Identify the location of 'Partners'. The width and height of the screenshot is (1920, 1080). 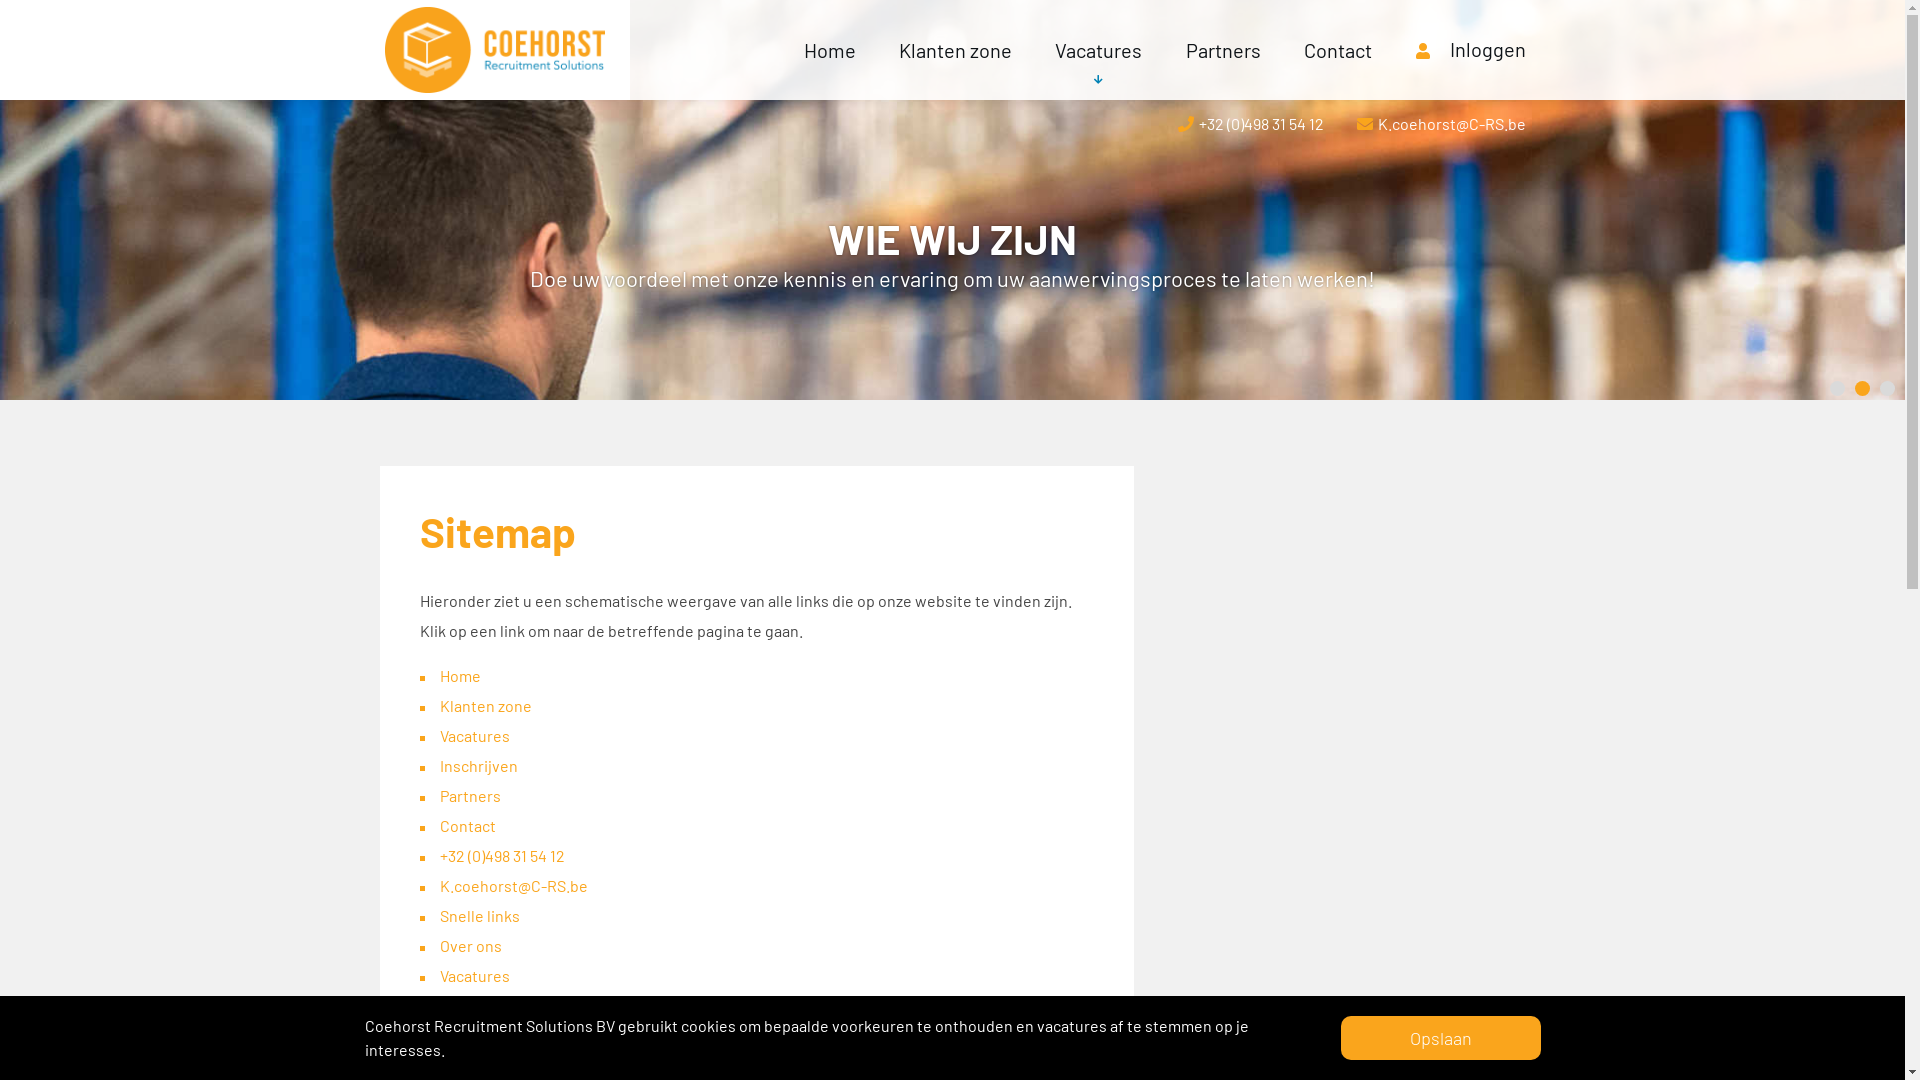
(469, 794).